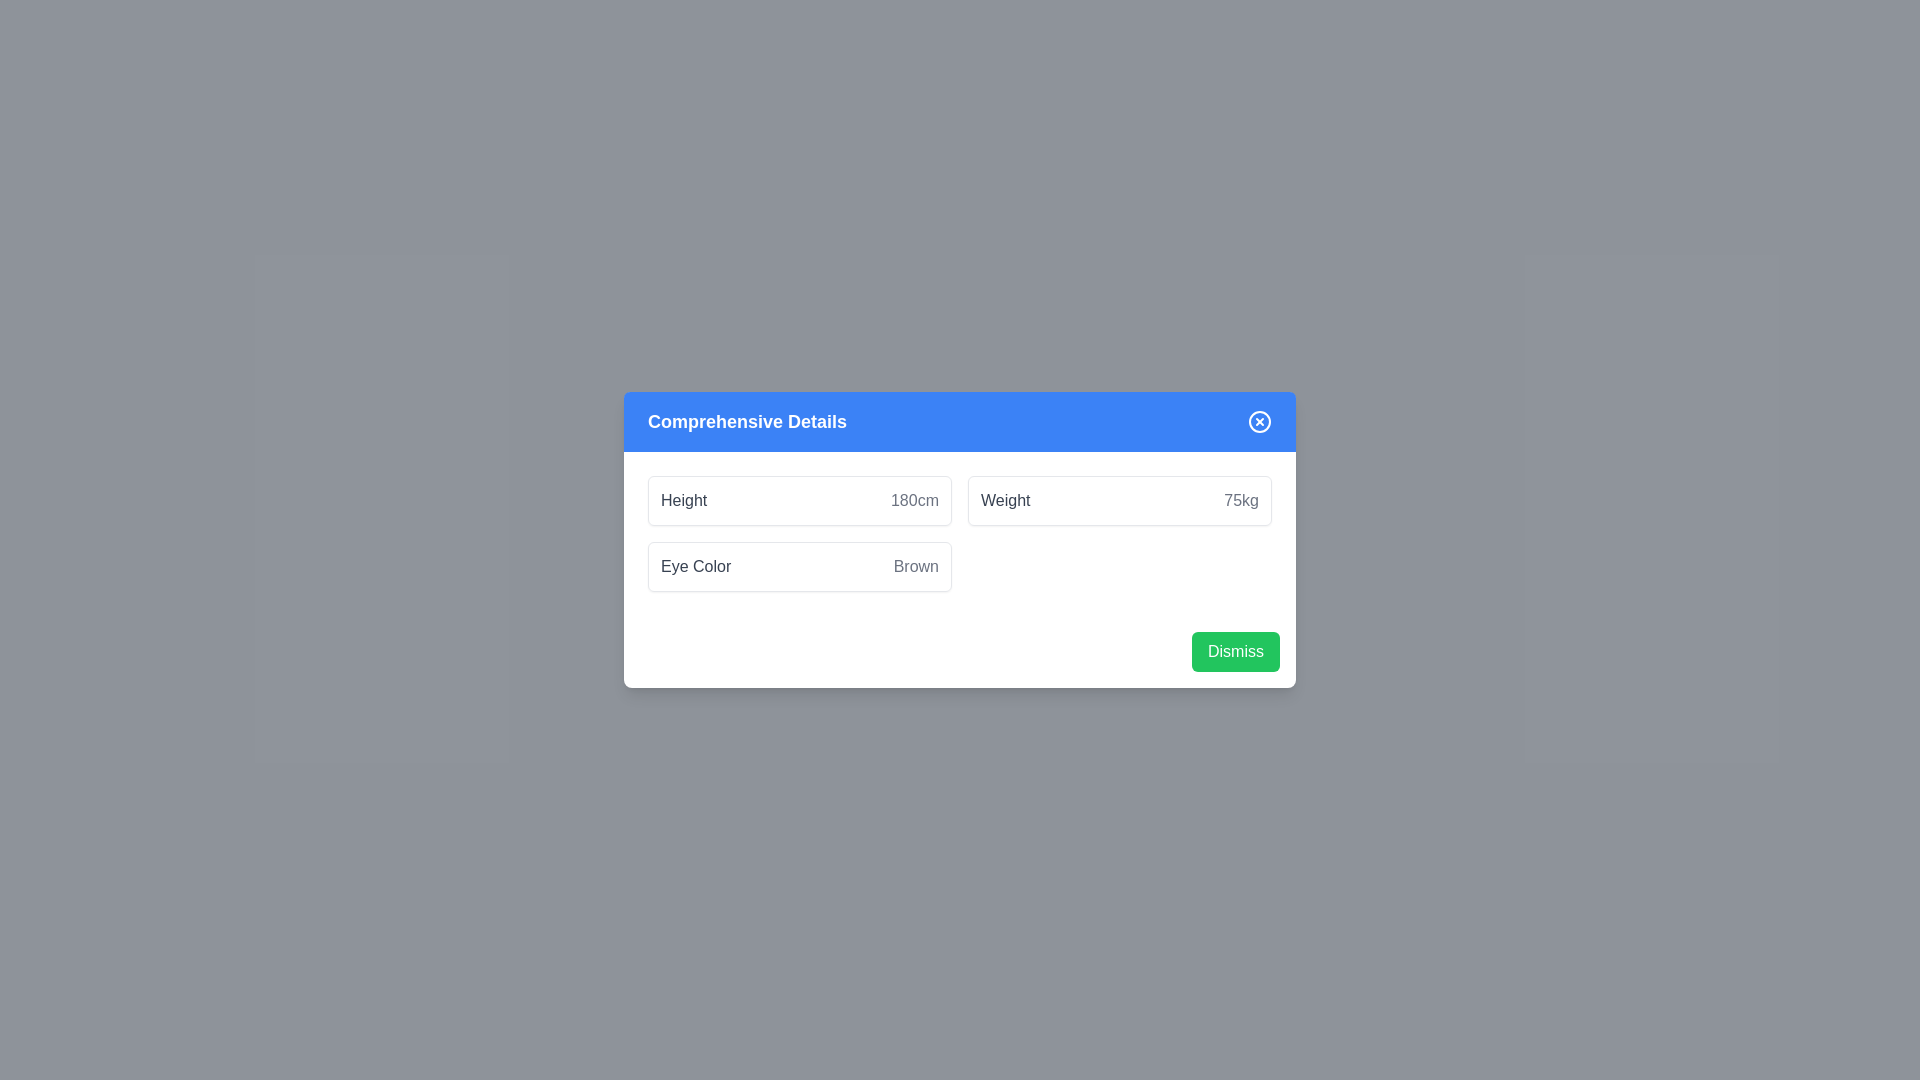 The image size is (1920, 1080). I want to click on the 'Dismiss' button to close the dialog, so click(1235, 651).